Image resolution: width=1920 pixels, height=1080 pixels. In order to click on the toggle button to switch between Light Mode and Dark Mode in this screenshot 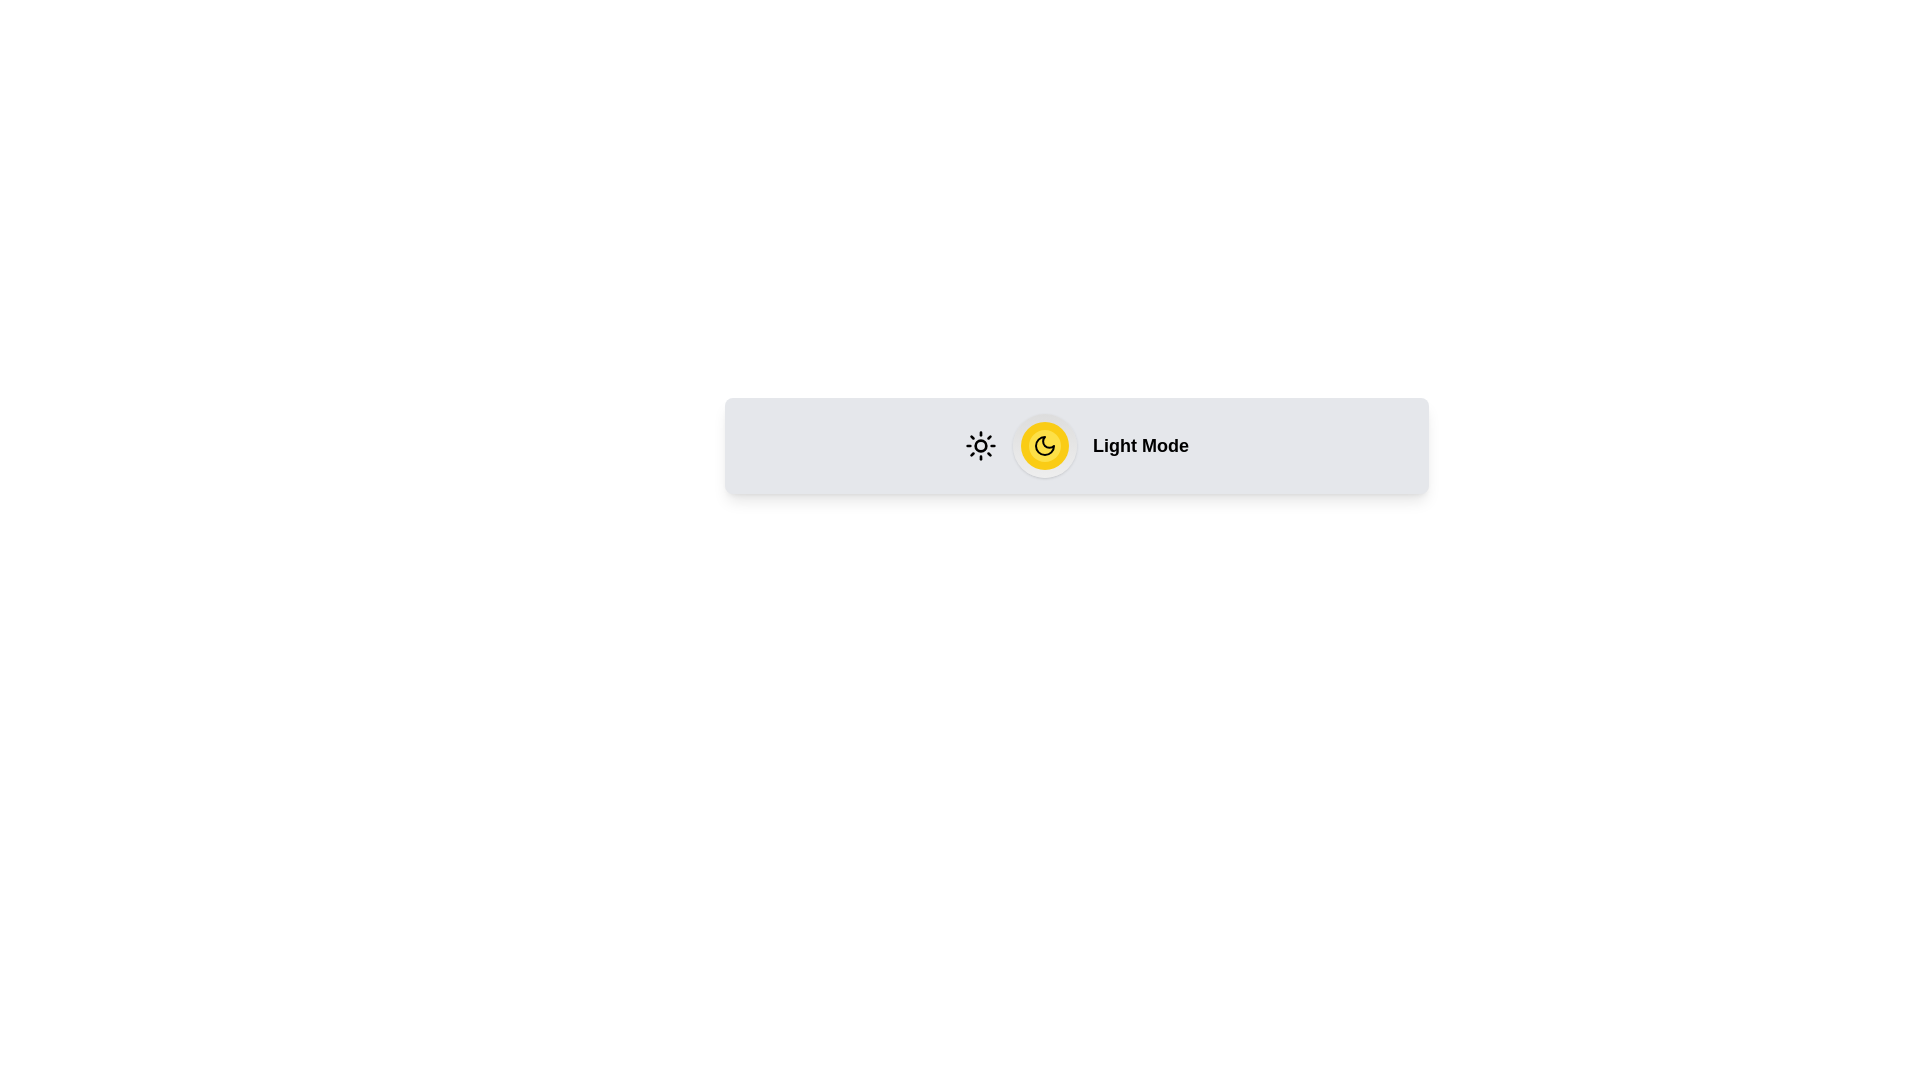, I will do `click(1044, 445)`.